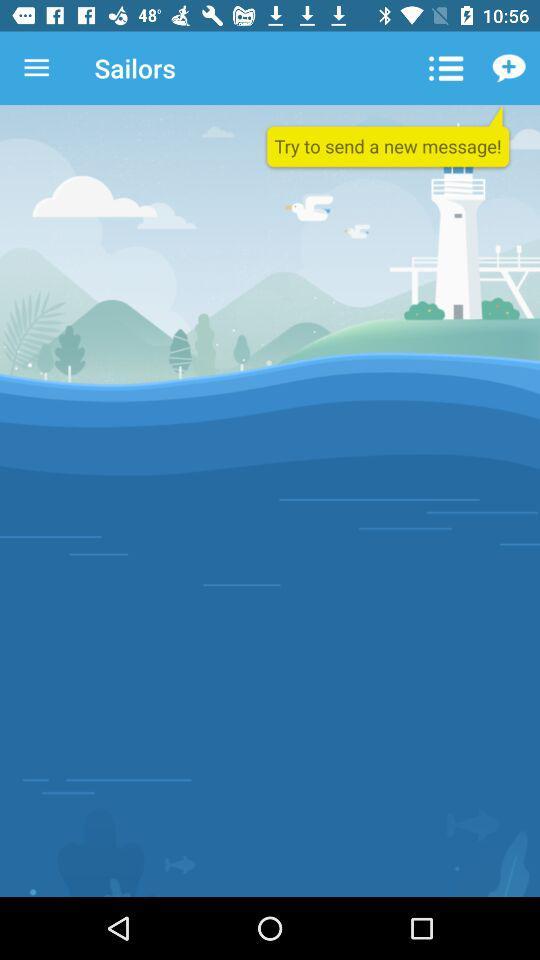  Describe the element at coordinates (36, 68) in the screenshot. I see `item next to the sailors` at that location.